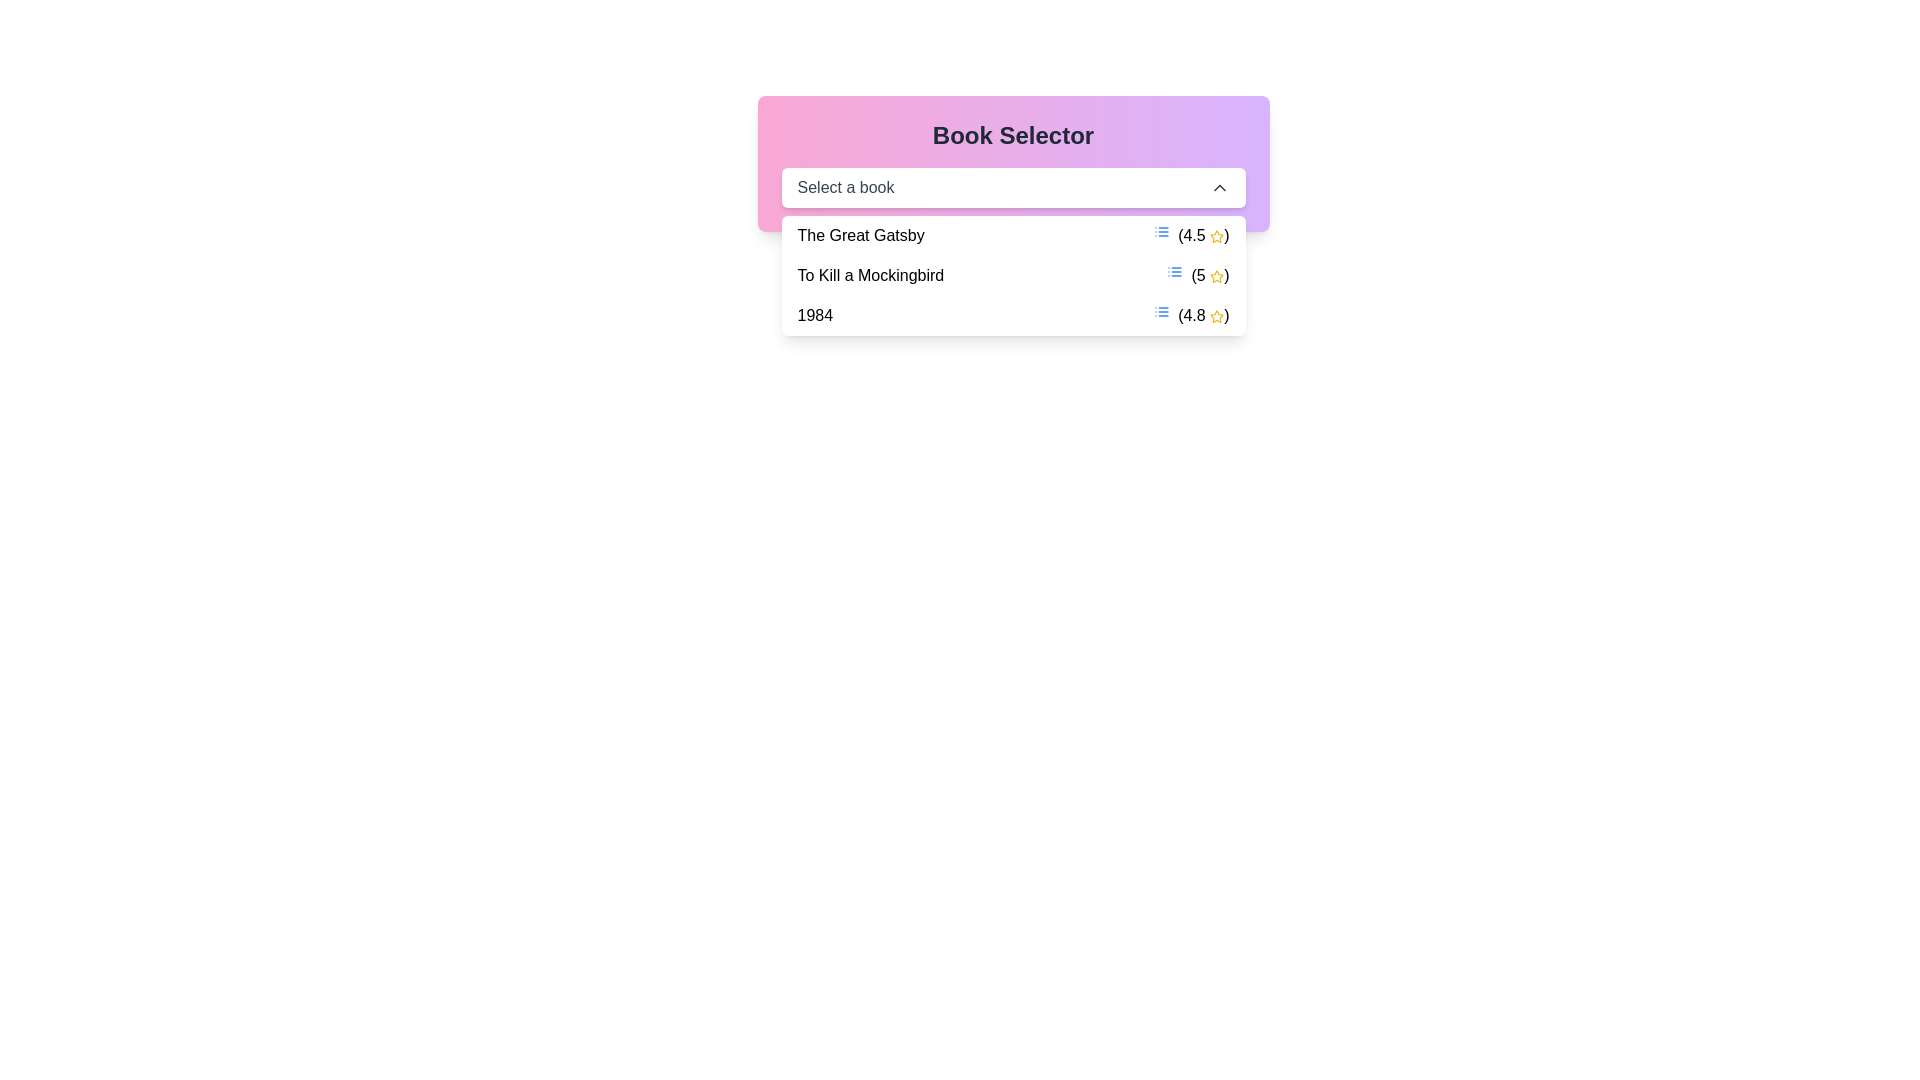  What do you see at coordinates (1162, 230) in the screenshot?
I see `the blue horizontal list icon located to the left of the rating text '(4.5 )' for 'The Great Gatsby'` at bounding box center [1162, 230].